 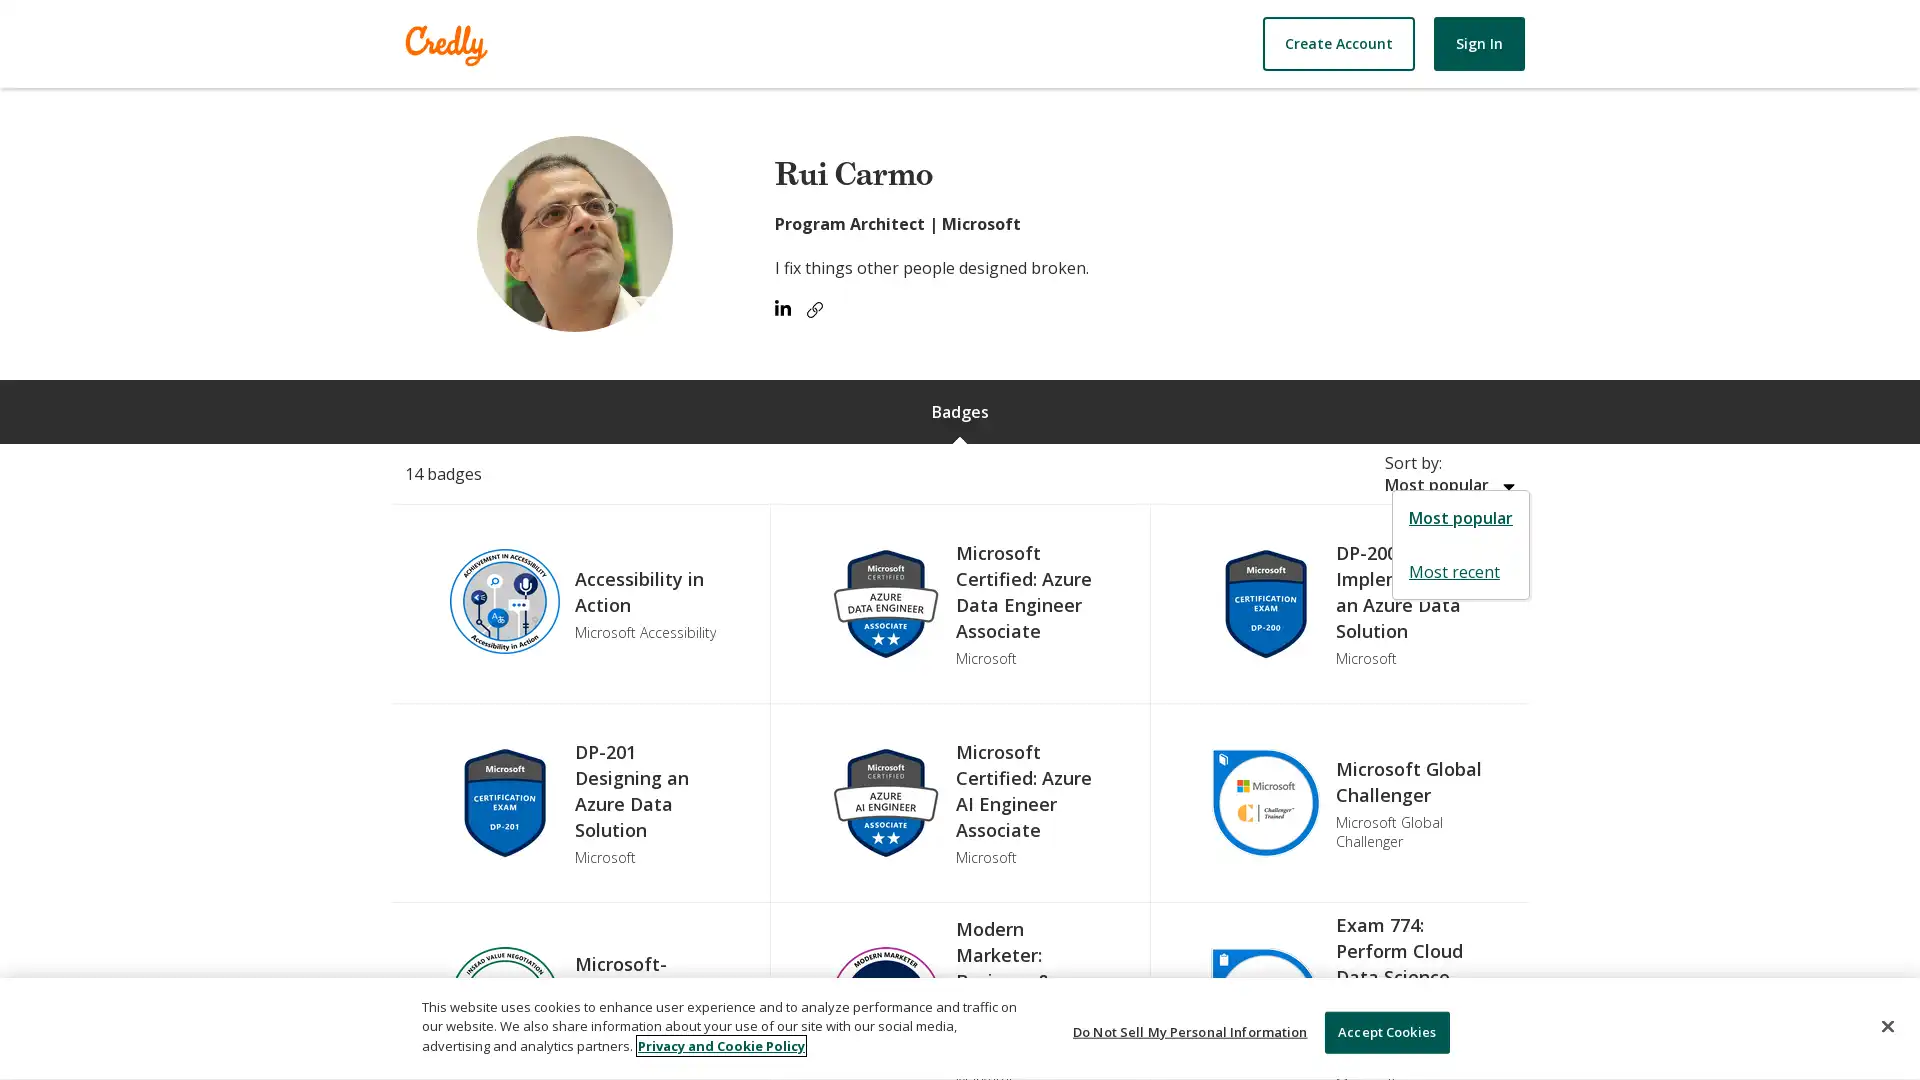 What do you see at coordinates (1190, 1032) in the screenshot?
I see `Do Not Sell My Personal Information` at bounding box center [1190, 1032].